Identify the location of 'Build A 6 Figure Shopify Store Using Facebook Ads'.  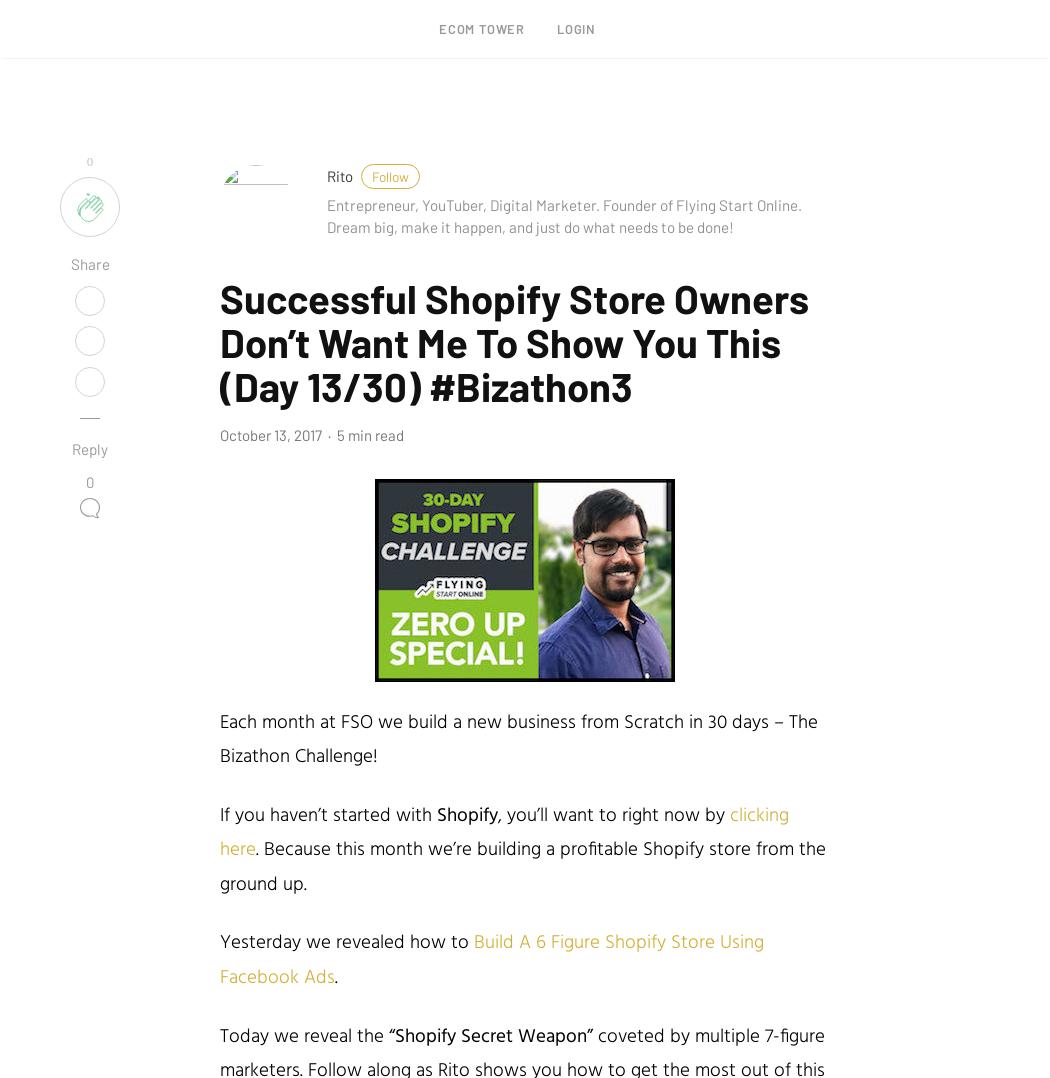
(218, 959).